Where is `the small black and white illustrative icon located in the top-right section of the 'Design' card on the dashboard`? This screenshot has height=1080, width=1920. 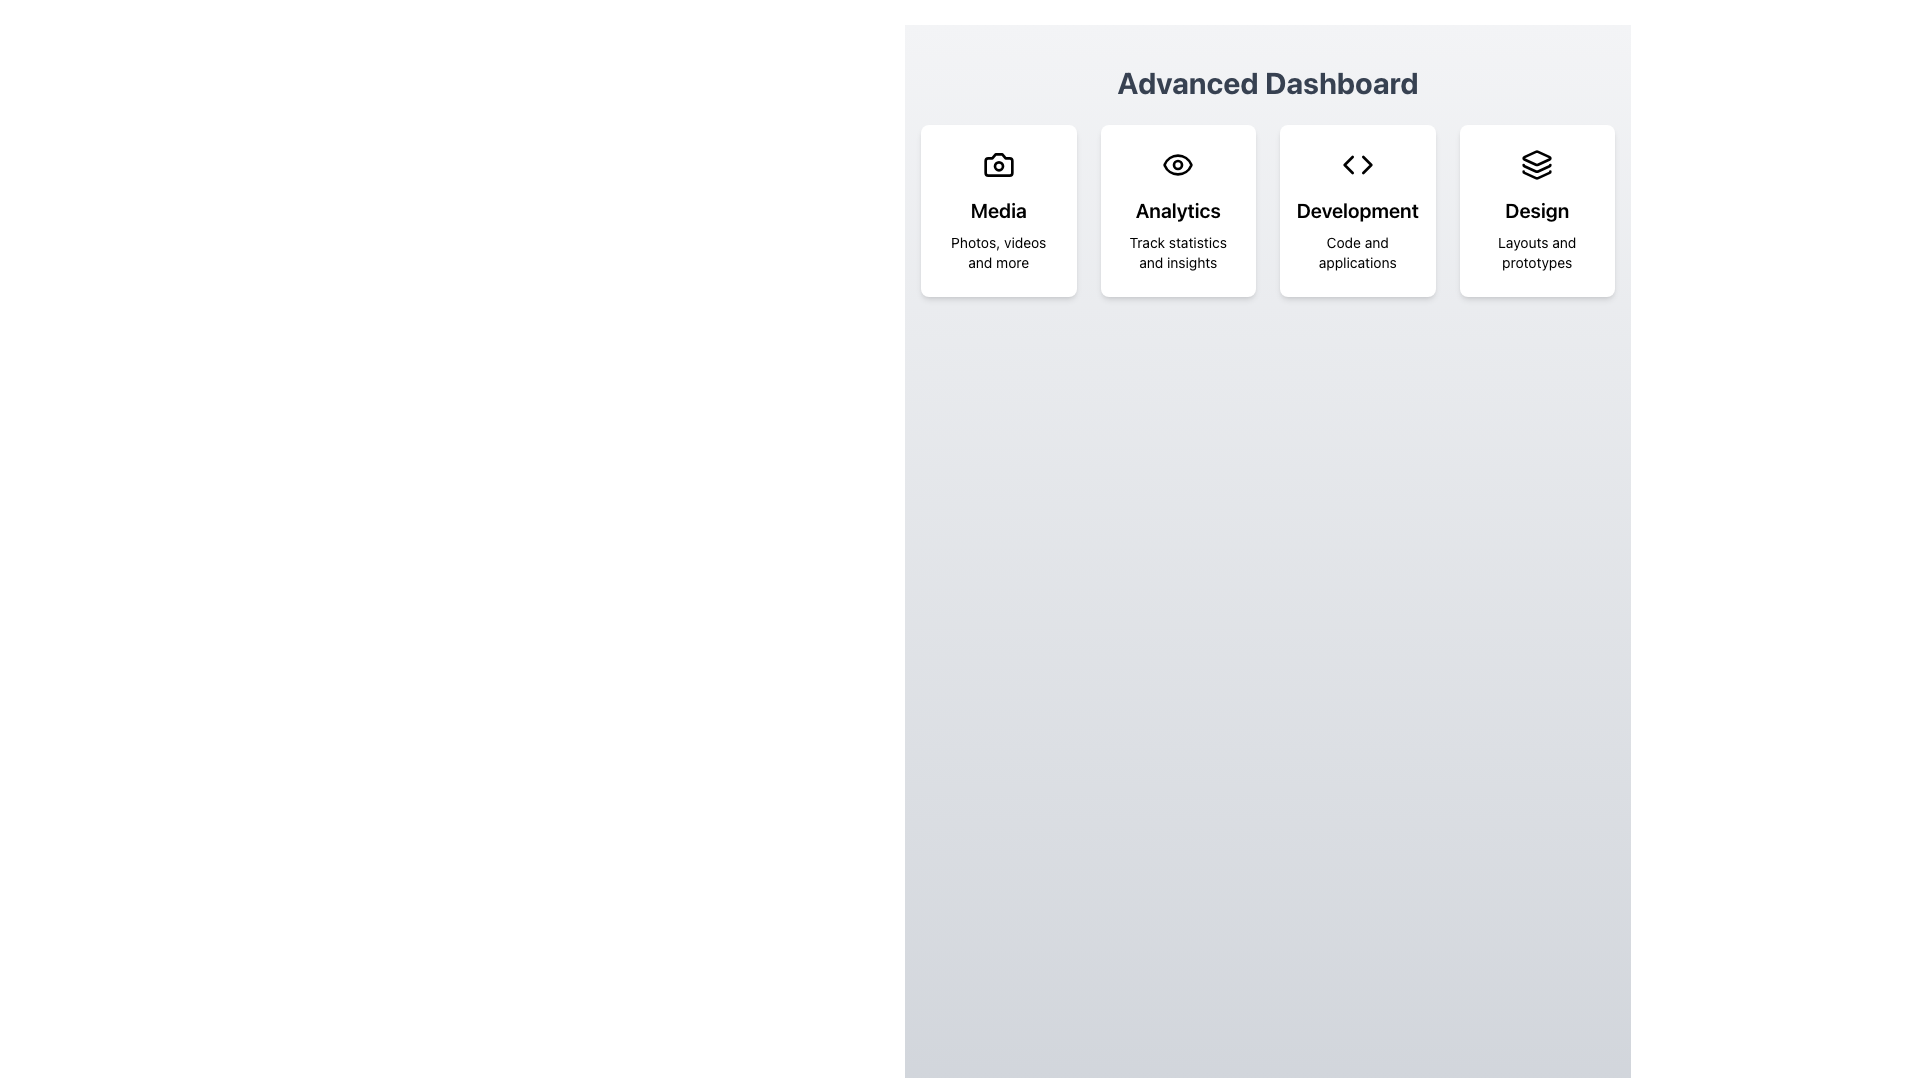 the small black and white illustrative icon located in the top-right section of the 'Design' card on the dashboard is located at coordinates (1536, 173).